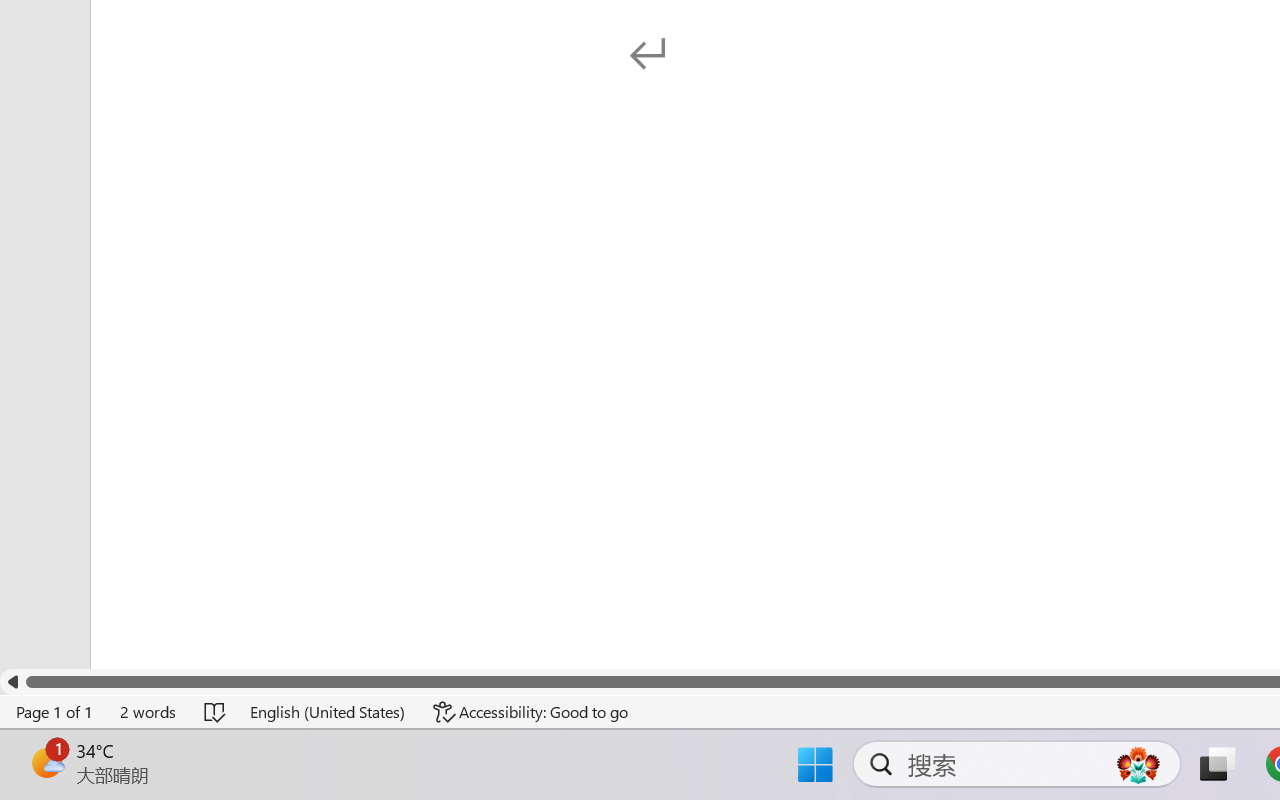 This screenshot has height=800, width=1280. Describe the element at coordinates (148, 711) in the screenshot. I see `'Word Count 2 words'` at that location.